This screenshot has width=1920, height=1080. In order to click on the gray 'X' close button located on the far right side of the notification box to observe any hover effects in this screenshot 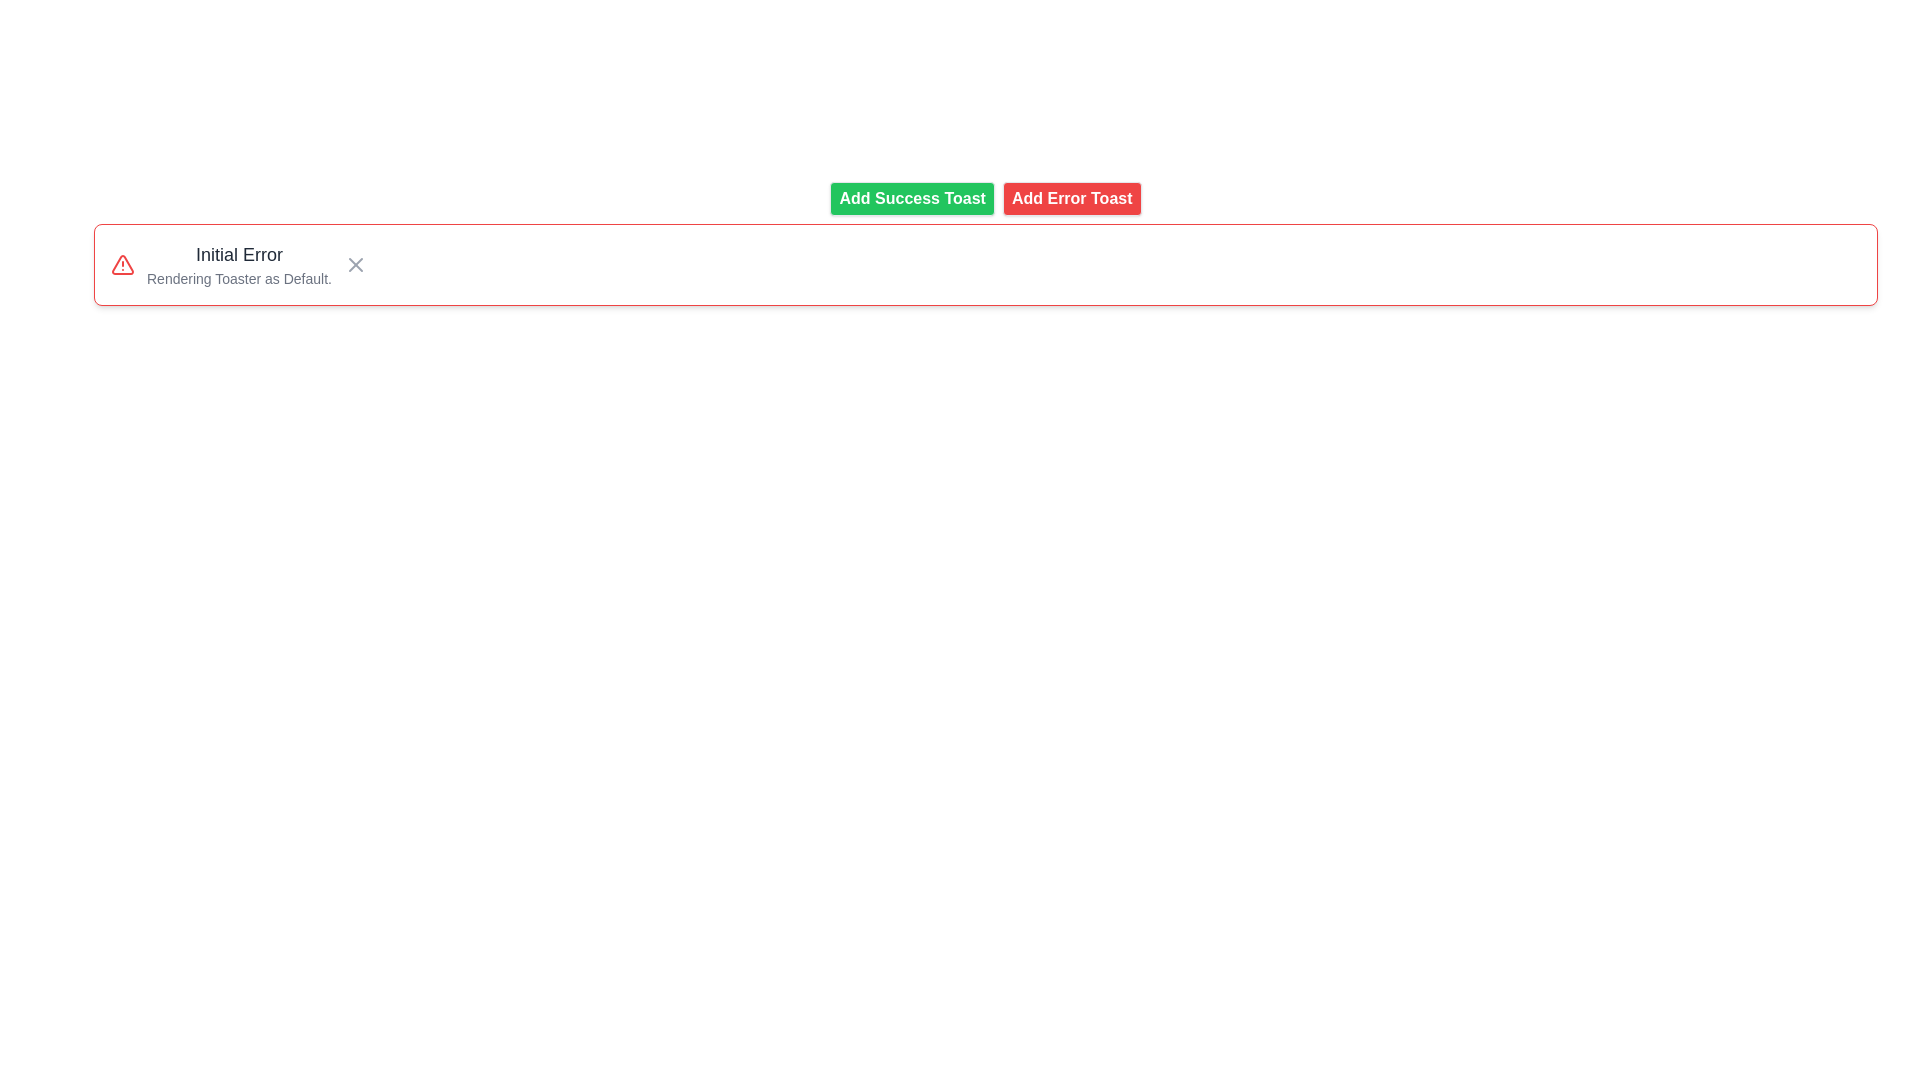, I will do `click(355, 264)`.